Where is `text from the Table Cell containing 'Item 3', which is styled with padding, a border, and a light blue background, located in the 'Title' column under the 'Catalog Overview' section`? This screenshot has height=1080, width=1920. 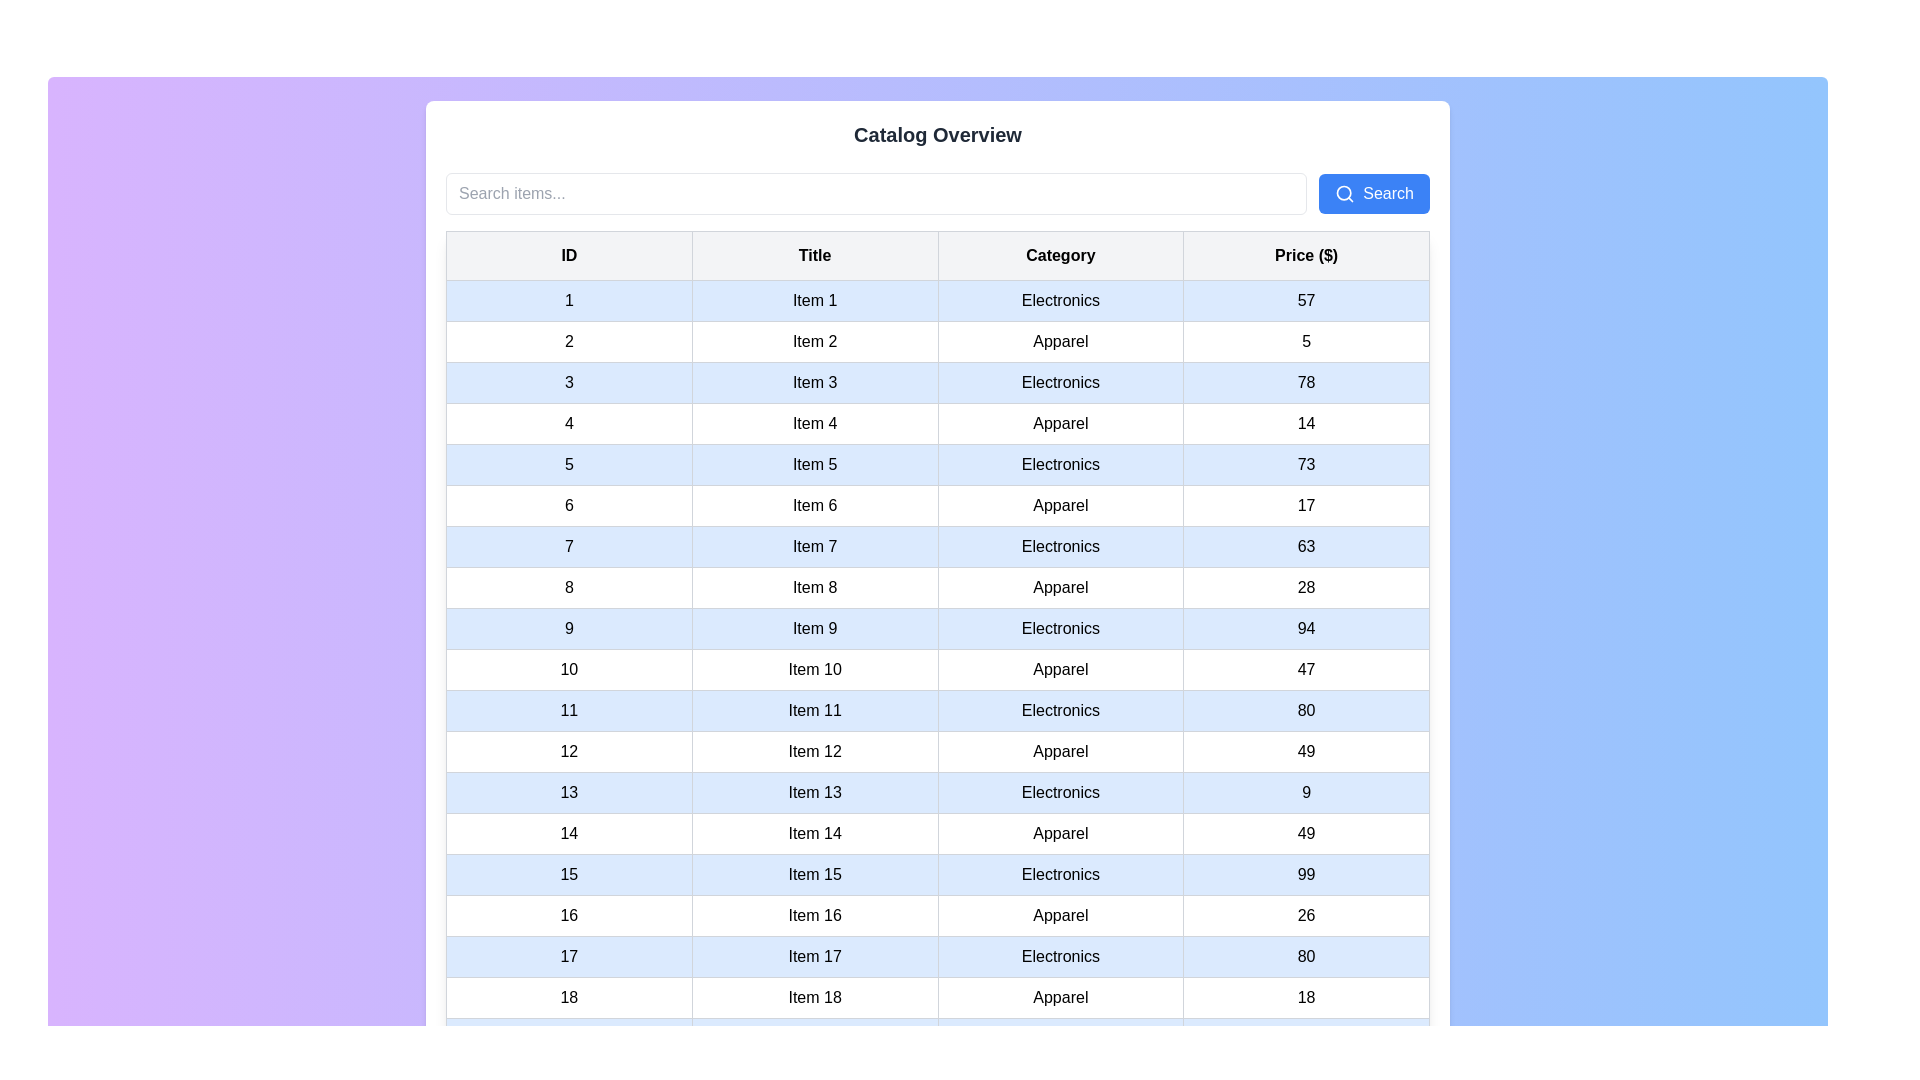 text from the Table Cell containing 'Item 3', which is styled with padding, a border, and a light blue background, located in the 'Title' column under the 'Catalog Overview' section is located at coordinates (815, 382).